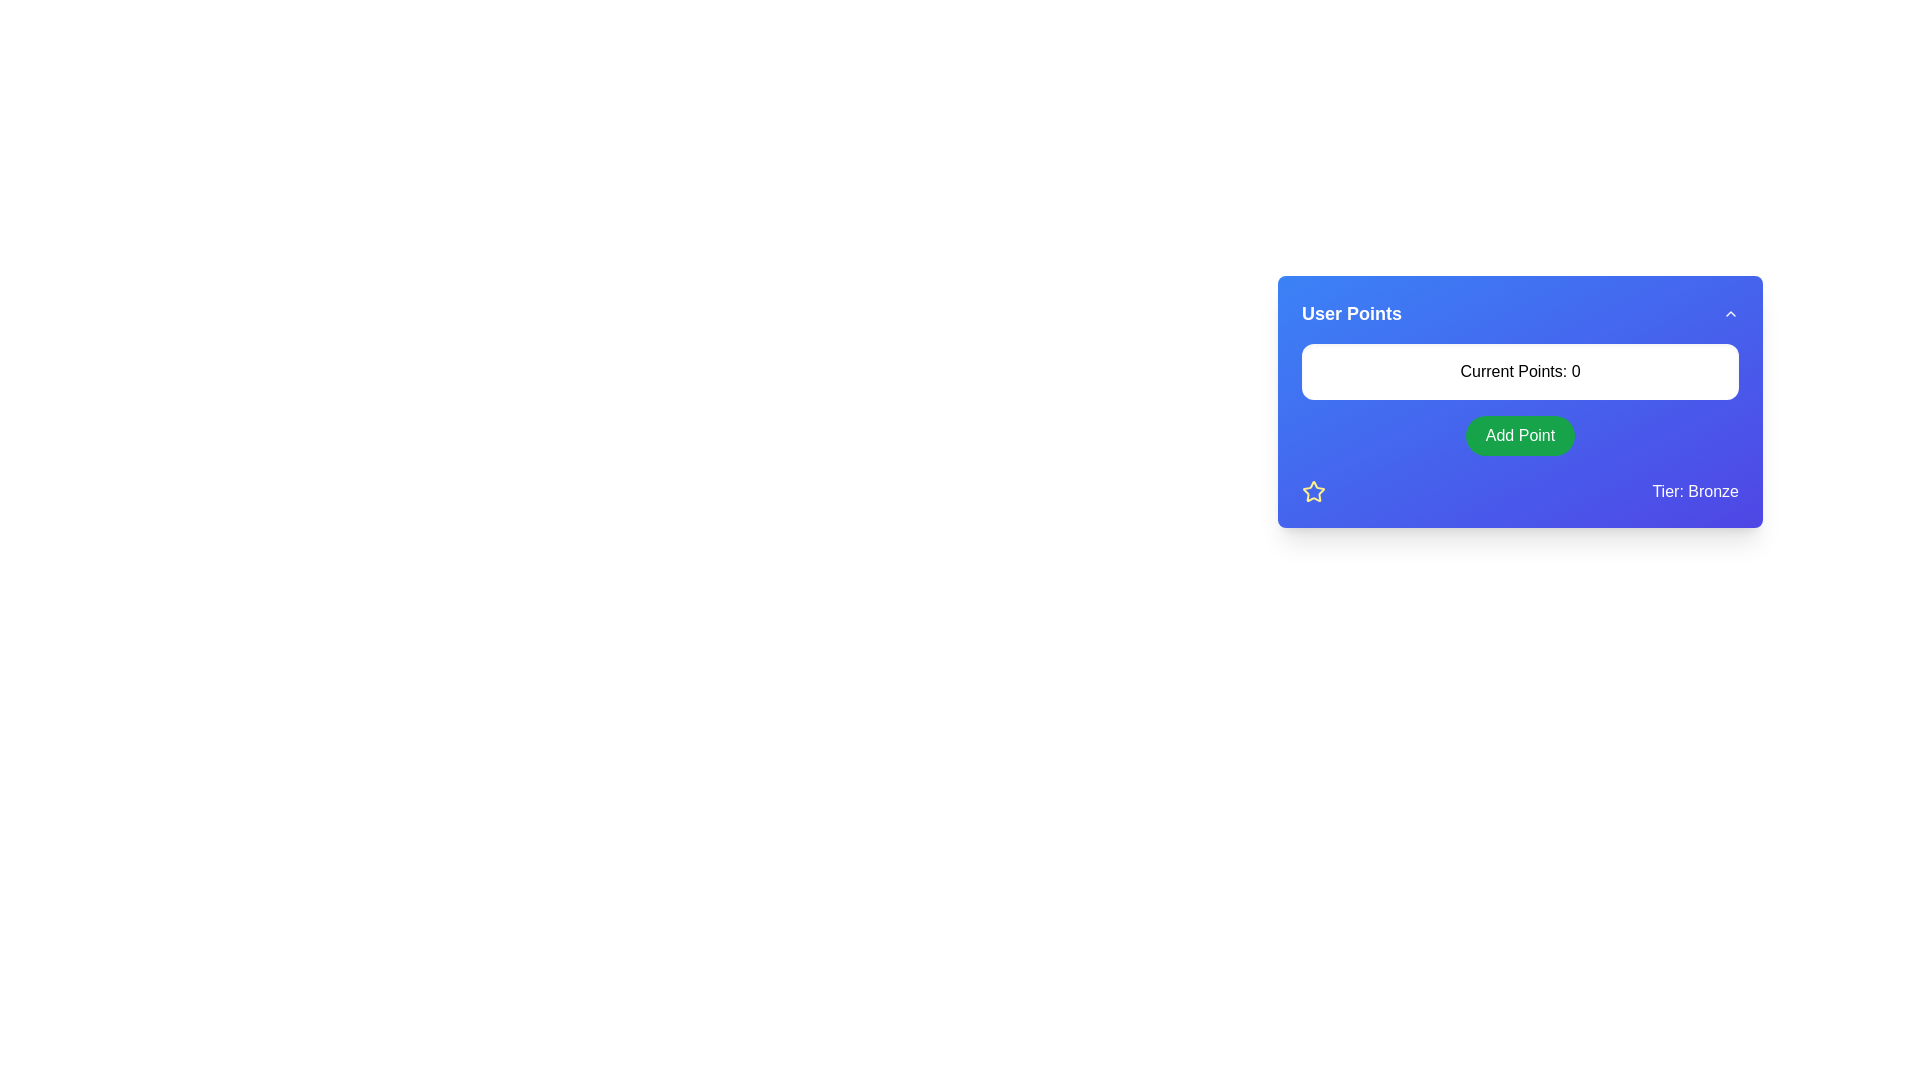  Describe the element at coordinates (1520, 434) in the screenshot. I see `the button located below the 'Current Points: 0' text box` at that location.